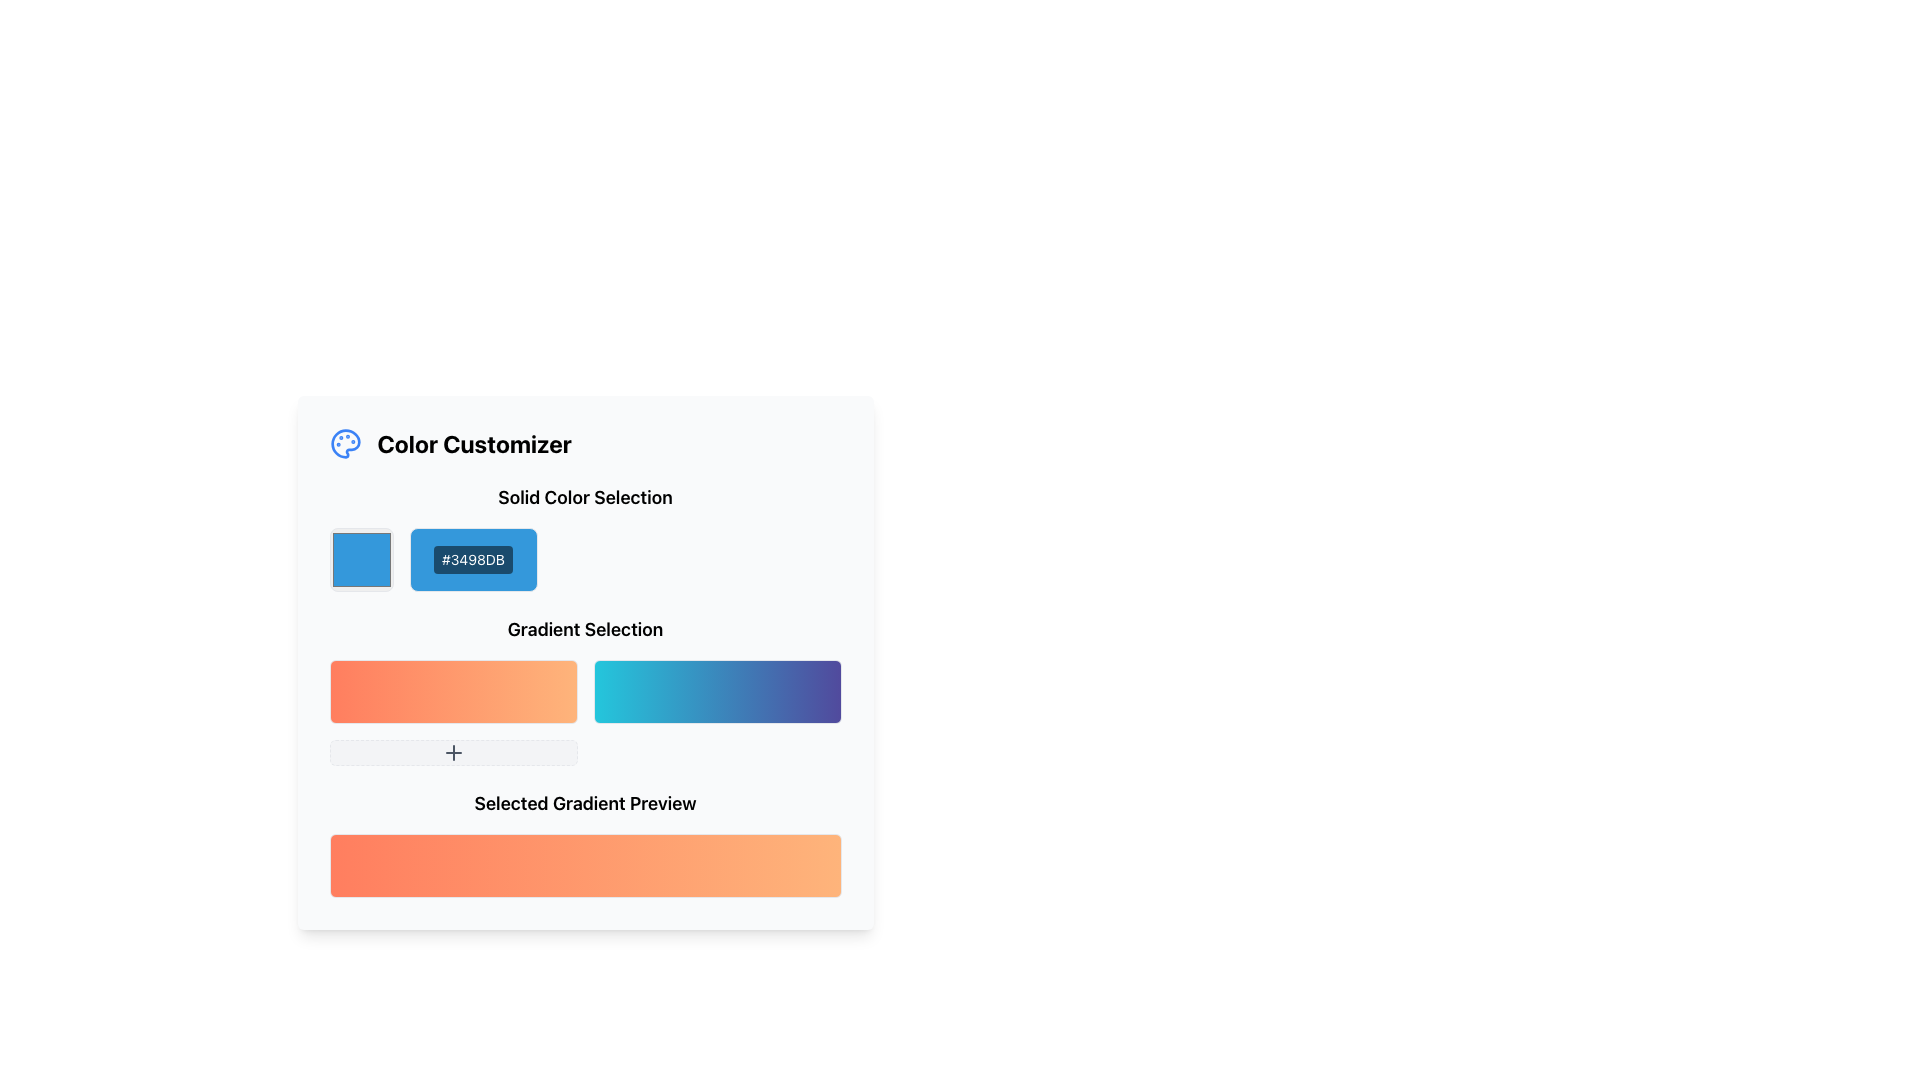 Image resolution: width=1920 pixels, height=1080 pixels. Describe the element at coordinates (473, 442) in the screenshot. I see `the header text labeled 'Color Customizer' which is styled with a bold, large font and is located near the top of the section` at that location.